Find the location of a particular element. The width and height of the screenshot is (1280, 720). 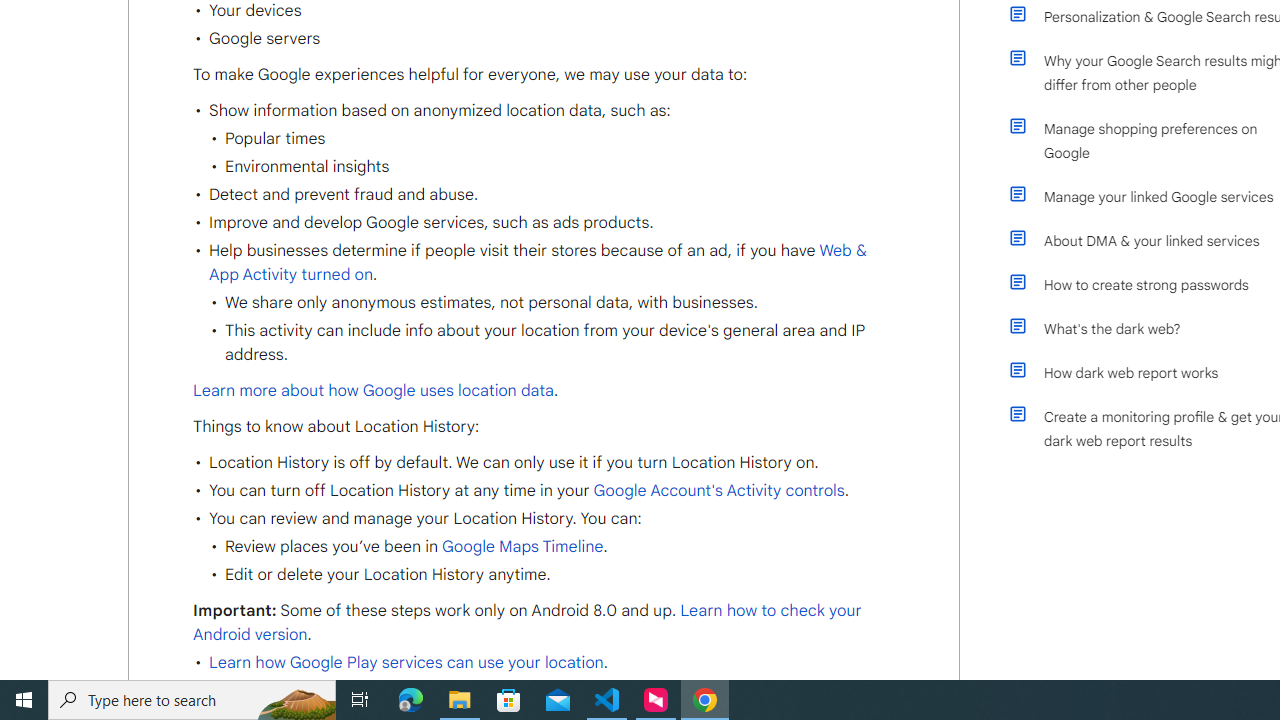

' Google Account' is located at coordinates (716, 491).